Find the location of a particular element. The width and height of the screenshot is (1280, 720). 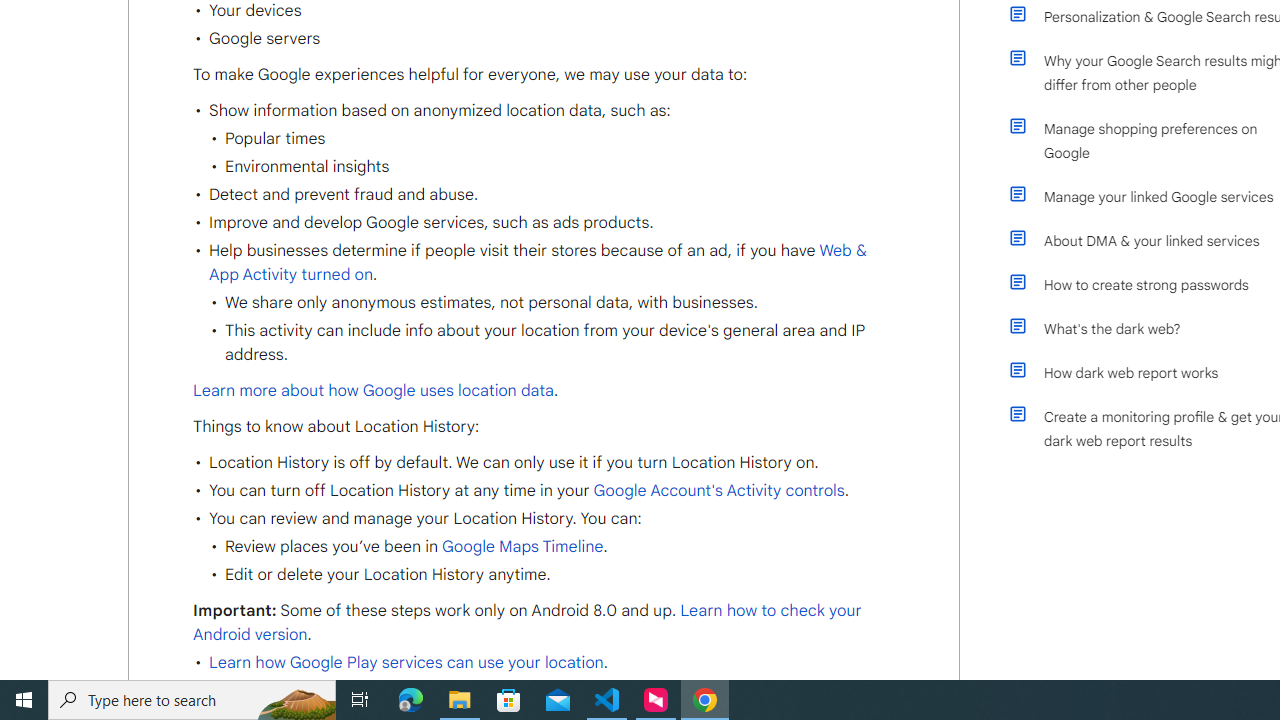

' Google Account' is located at coordinates (716, 491).